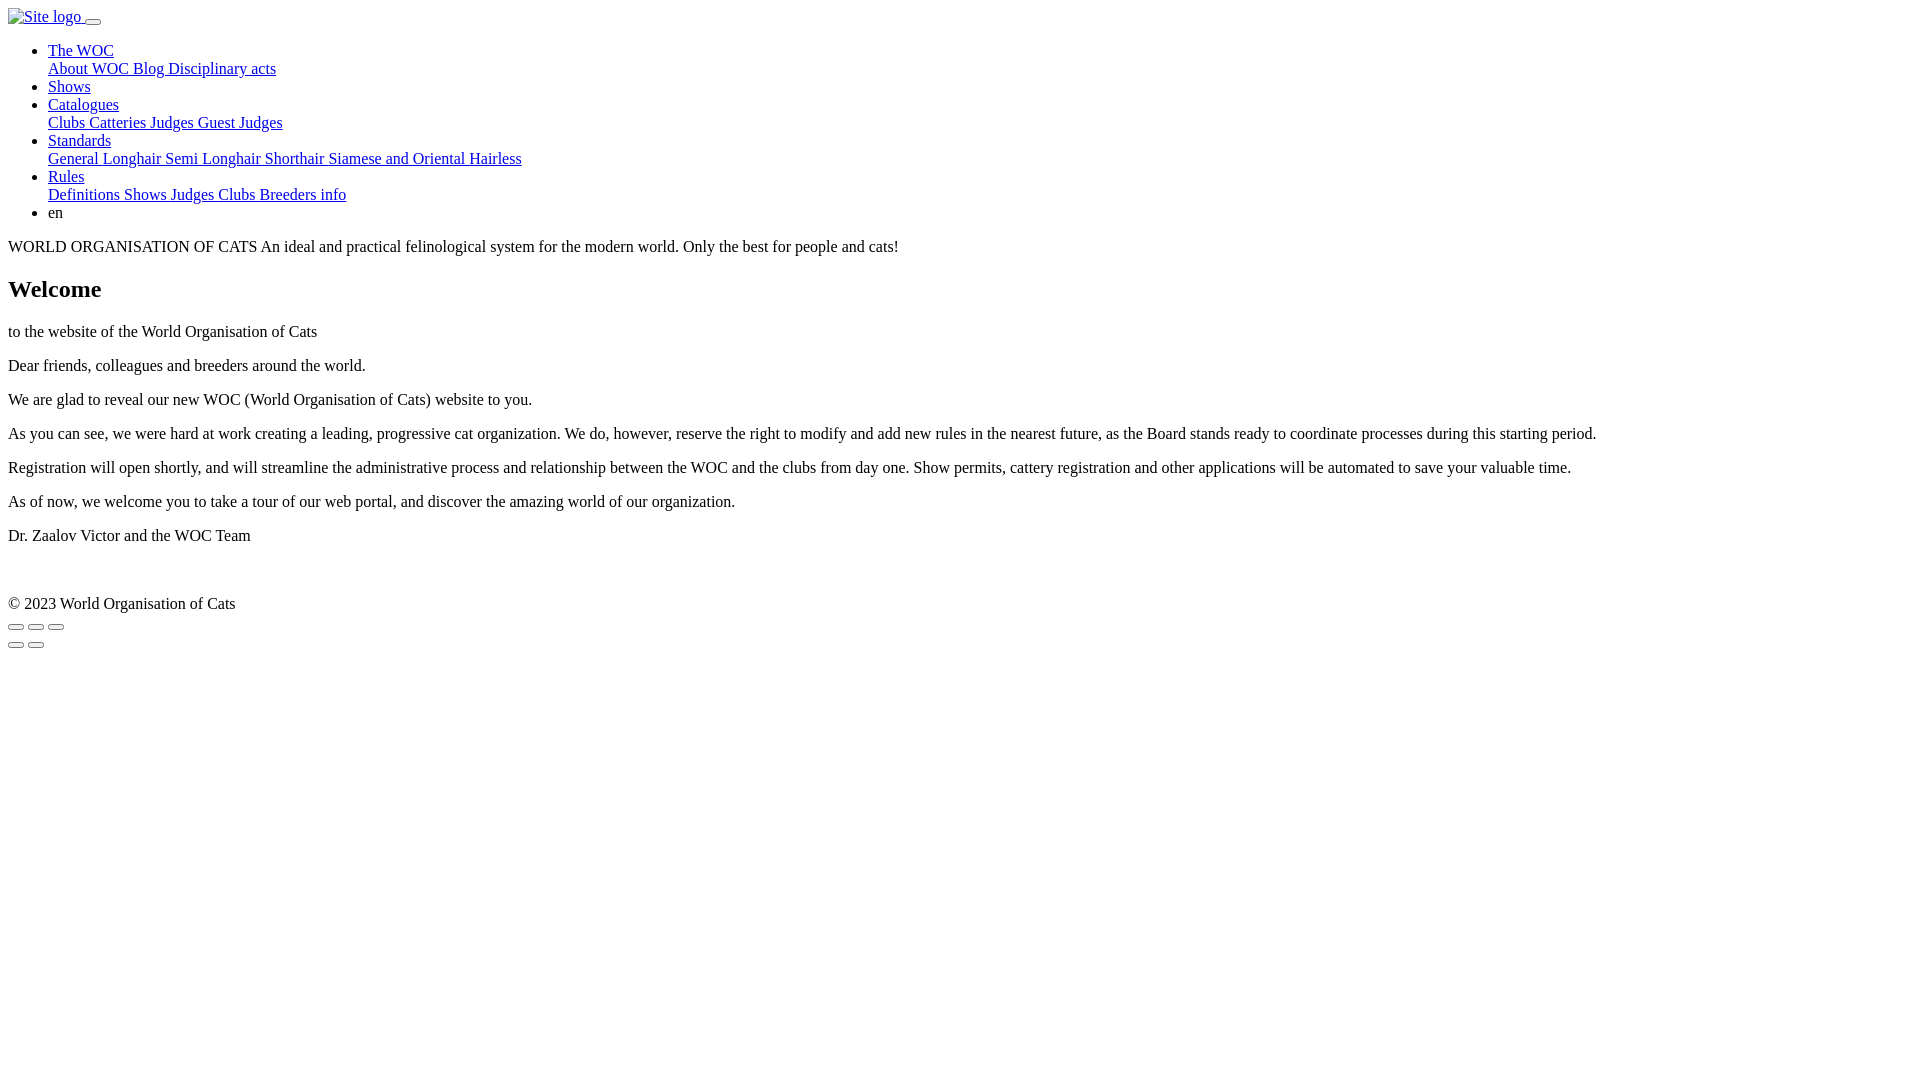 The height and width of the screenshot is (1080, 1920). What do you see at coordinates (15, 626) in the screenshot?
I see `'Close (Esc)'` at bounding box center [15, 626].